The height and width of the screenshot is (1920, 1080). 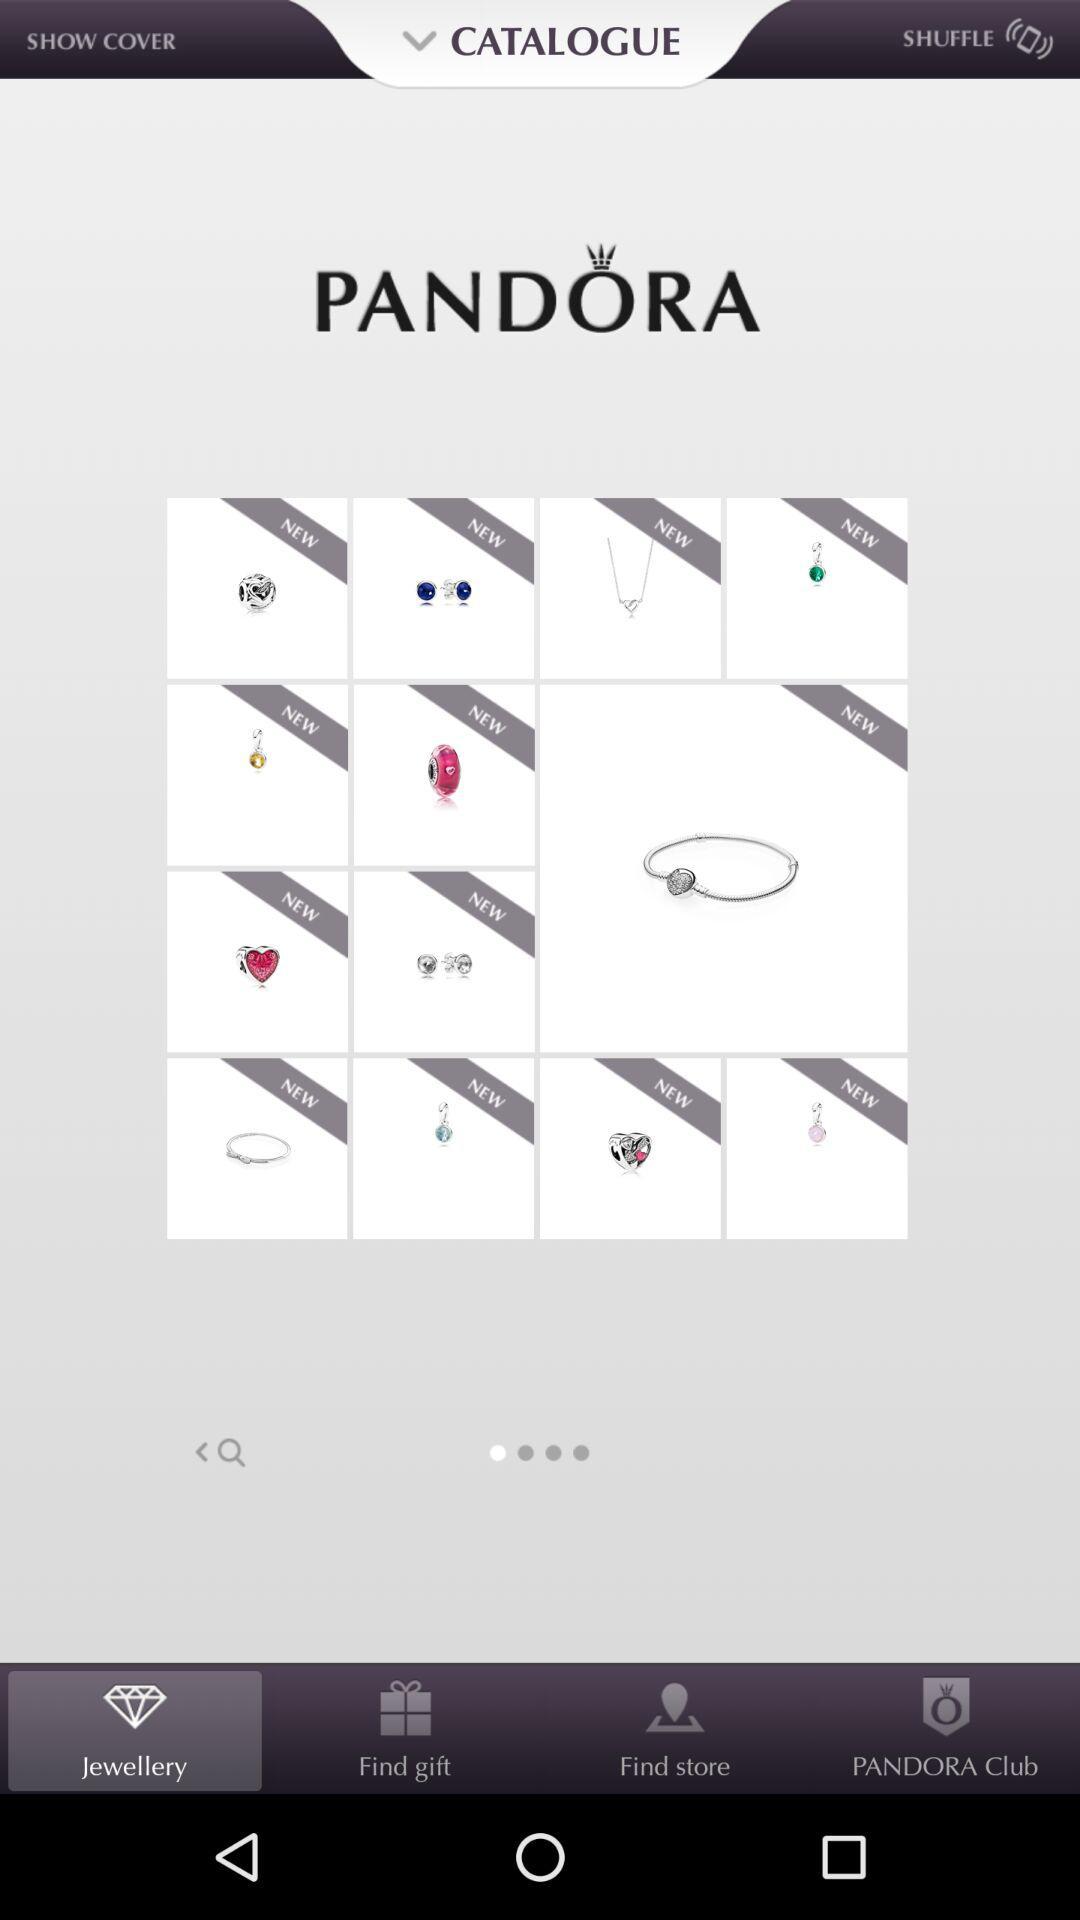 What do you see at coordinates (630, 628) in the screenshot?
I see `the star icon` at bounding box center [630, 628].